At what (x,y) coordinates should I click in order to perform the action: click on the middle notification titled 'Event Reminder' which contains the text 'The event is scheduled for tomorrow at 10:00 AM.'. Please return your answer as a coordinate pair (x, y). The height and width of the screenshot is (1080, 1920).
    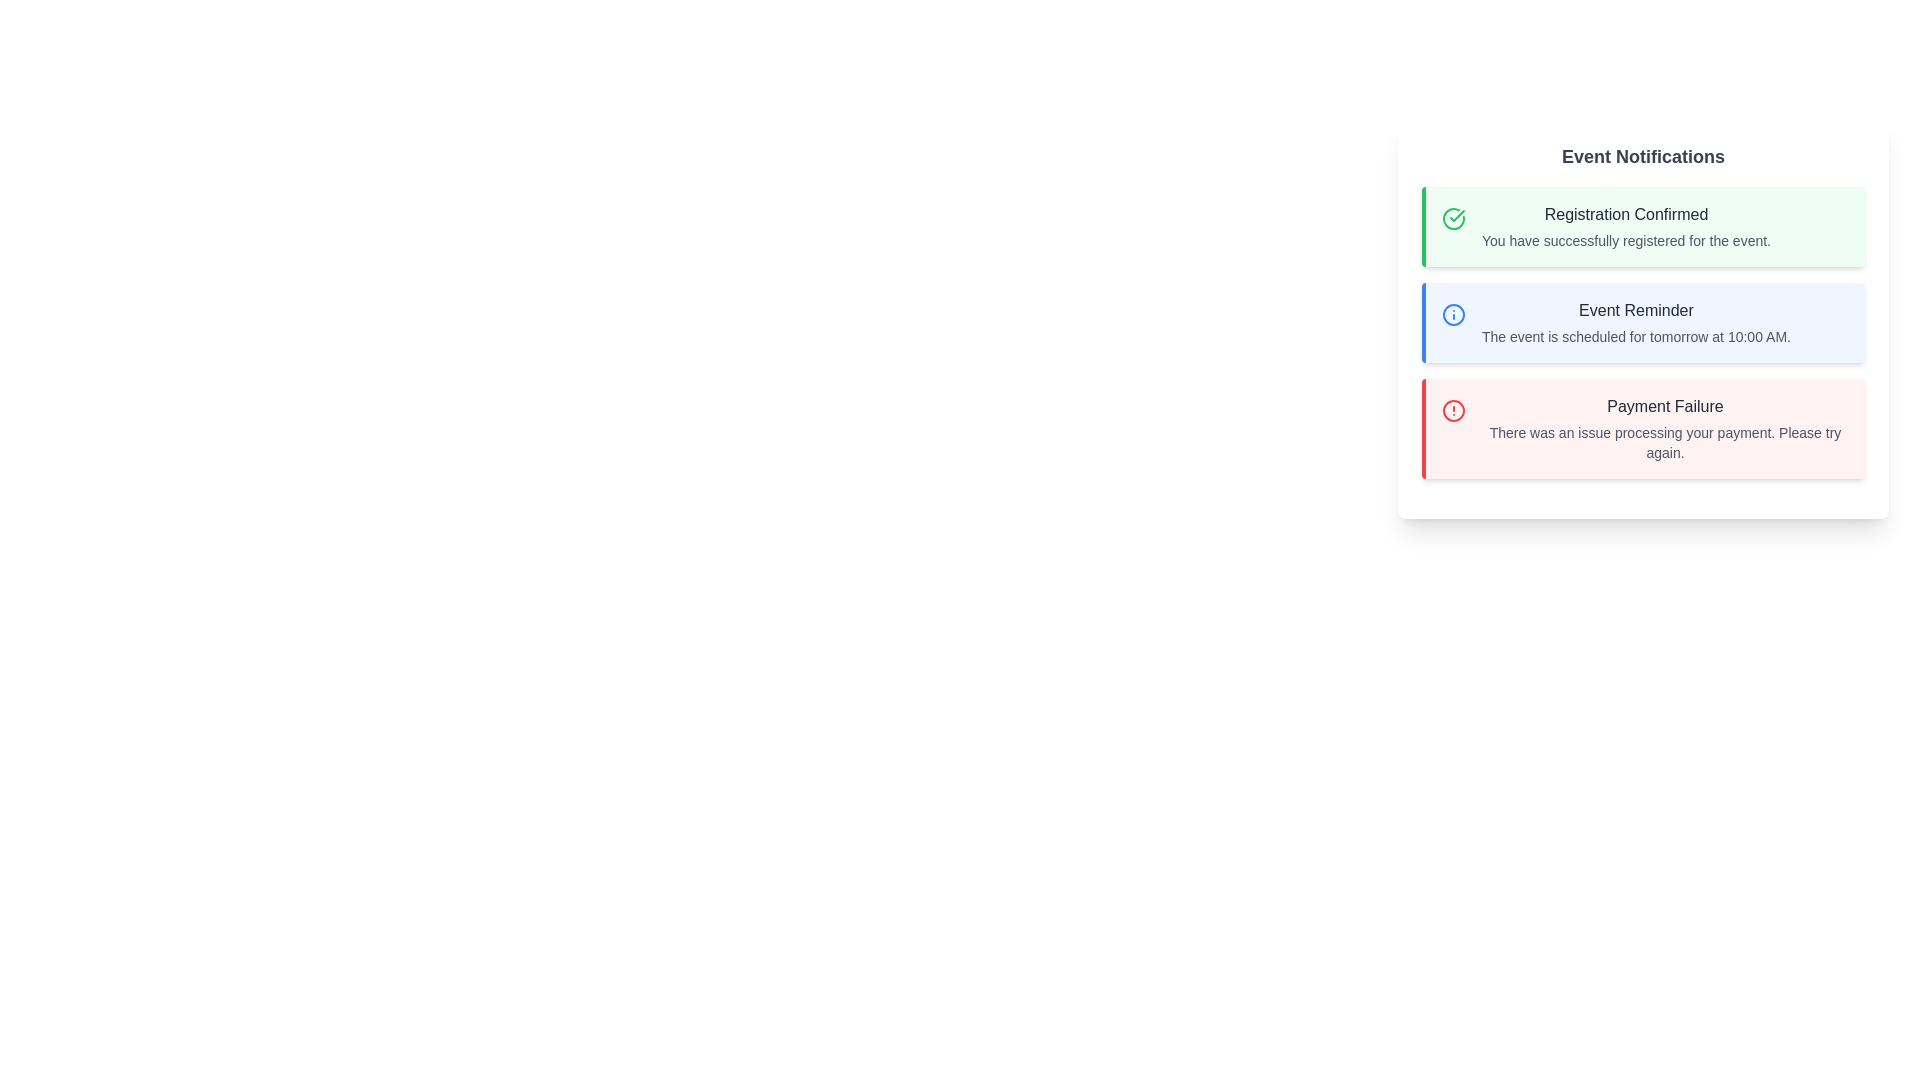
    Looking at the image, I should click on (1643, 331).